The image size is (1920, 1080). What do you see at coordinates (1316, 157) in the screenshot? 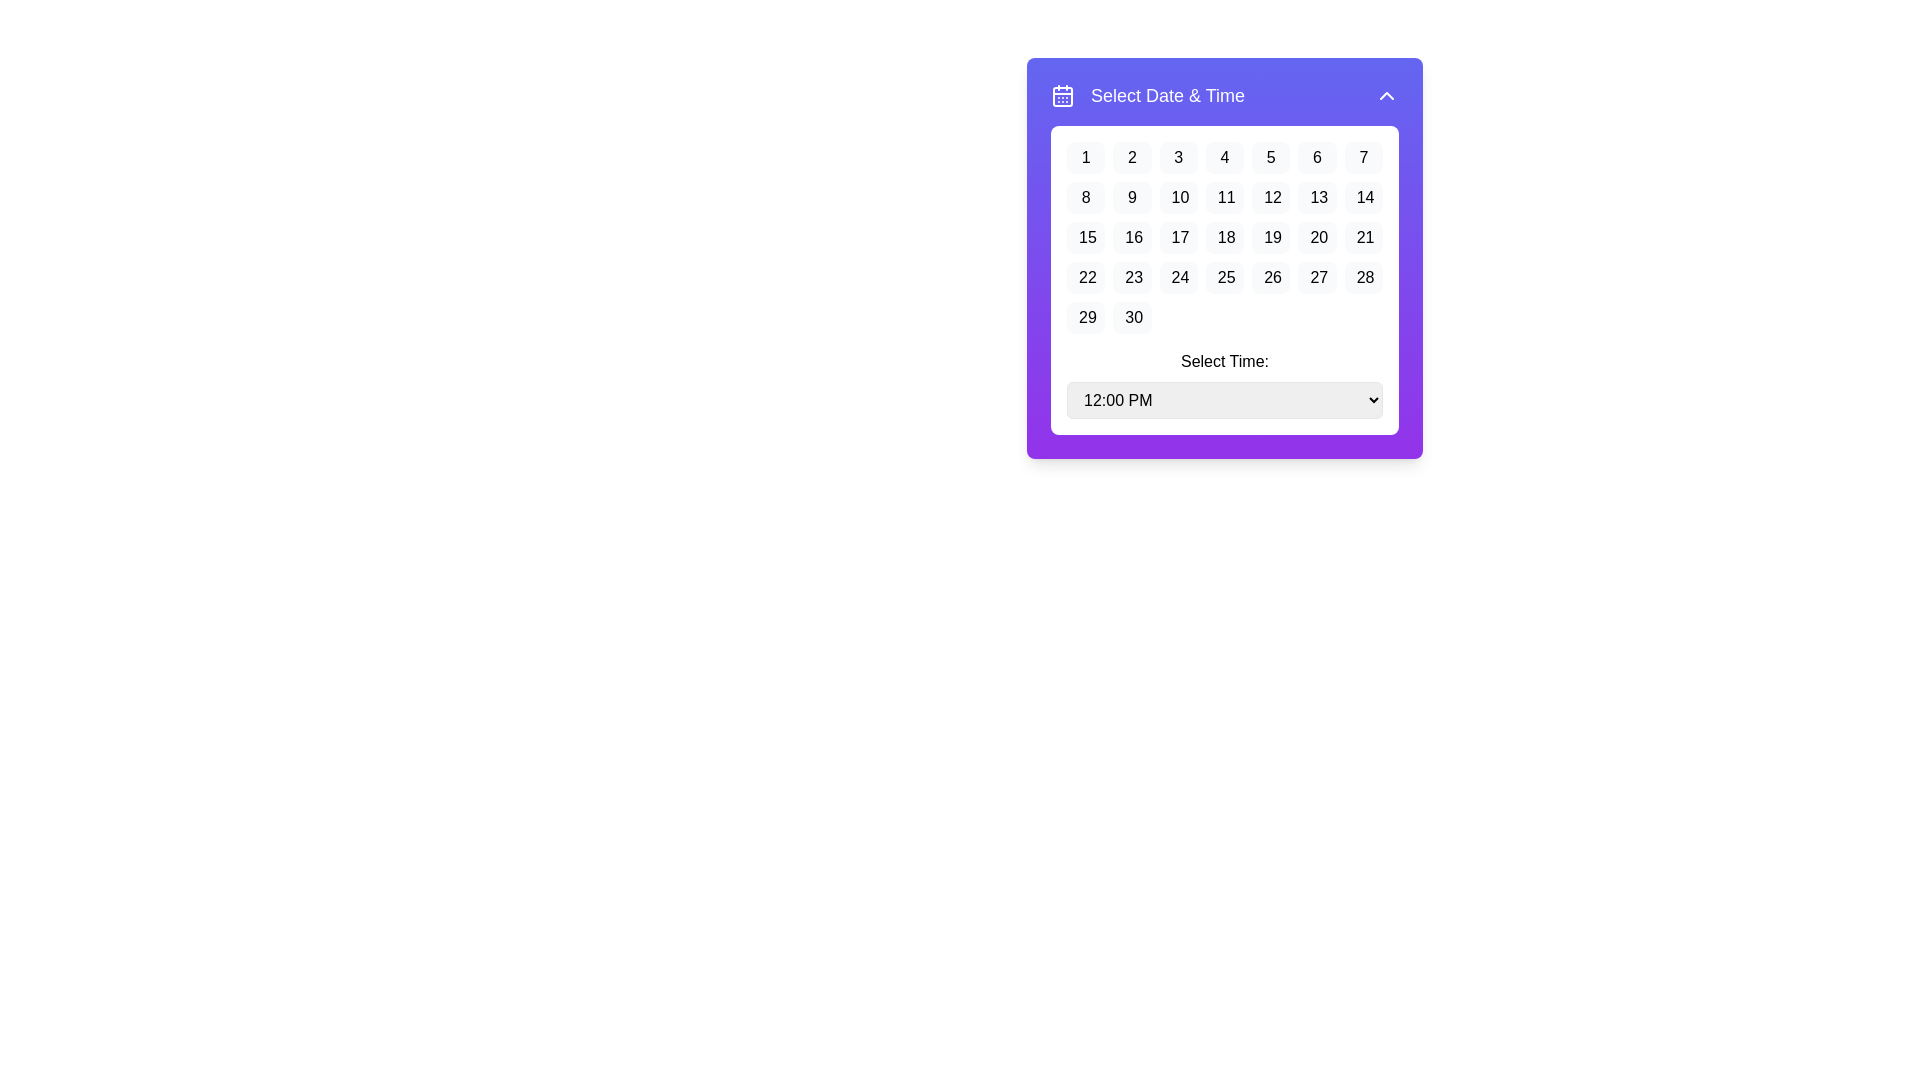
I see `the calendar button representing the 6th day` at bounding box center [1316, 157].